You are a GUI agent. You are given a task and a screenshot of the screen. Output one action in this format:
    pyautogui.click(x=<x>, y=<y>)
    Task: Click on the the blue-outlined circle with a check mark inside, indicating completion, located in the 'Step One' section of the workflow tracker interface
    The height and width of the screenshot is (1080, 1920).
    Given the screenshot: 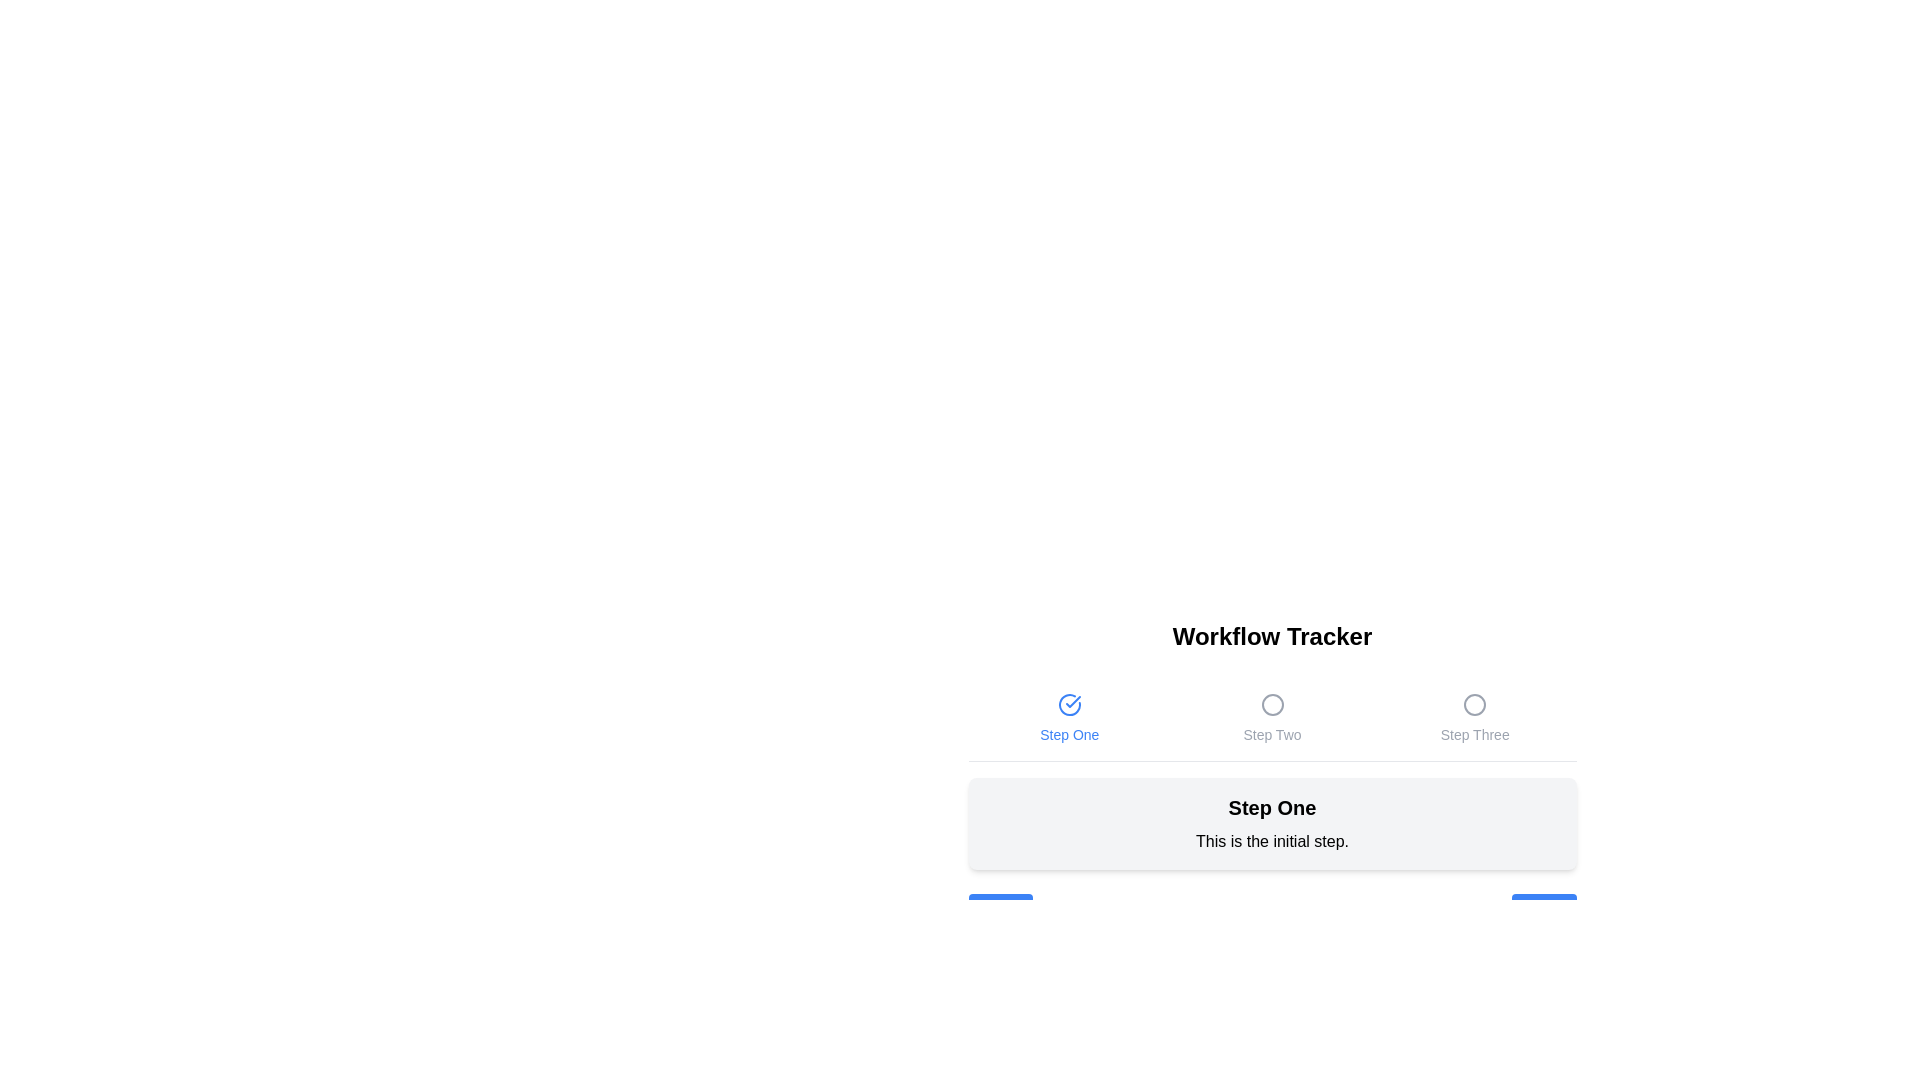 What is the action you would take?
    pyautogui.click(x=1068, y=704)
    